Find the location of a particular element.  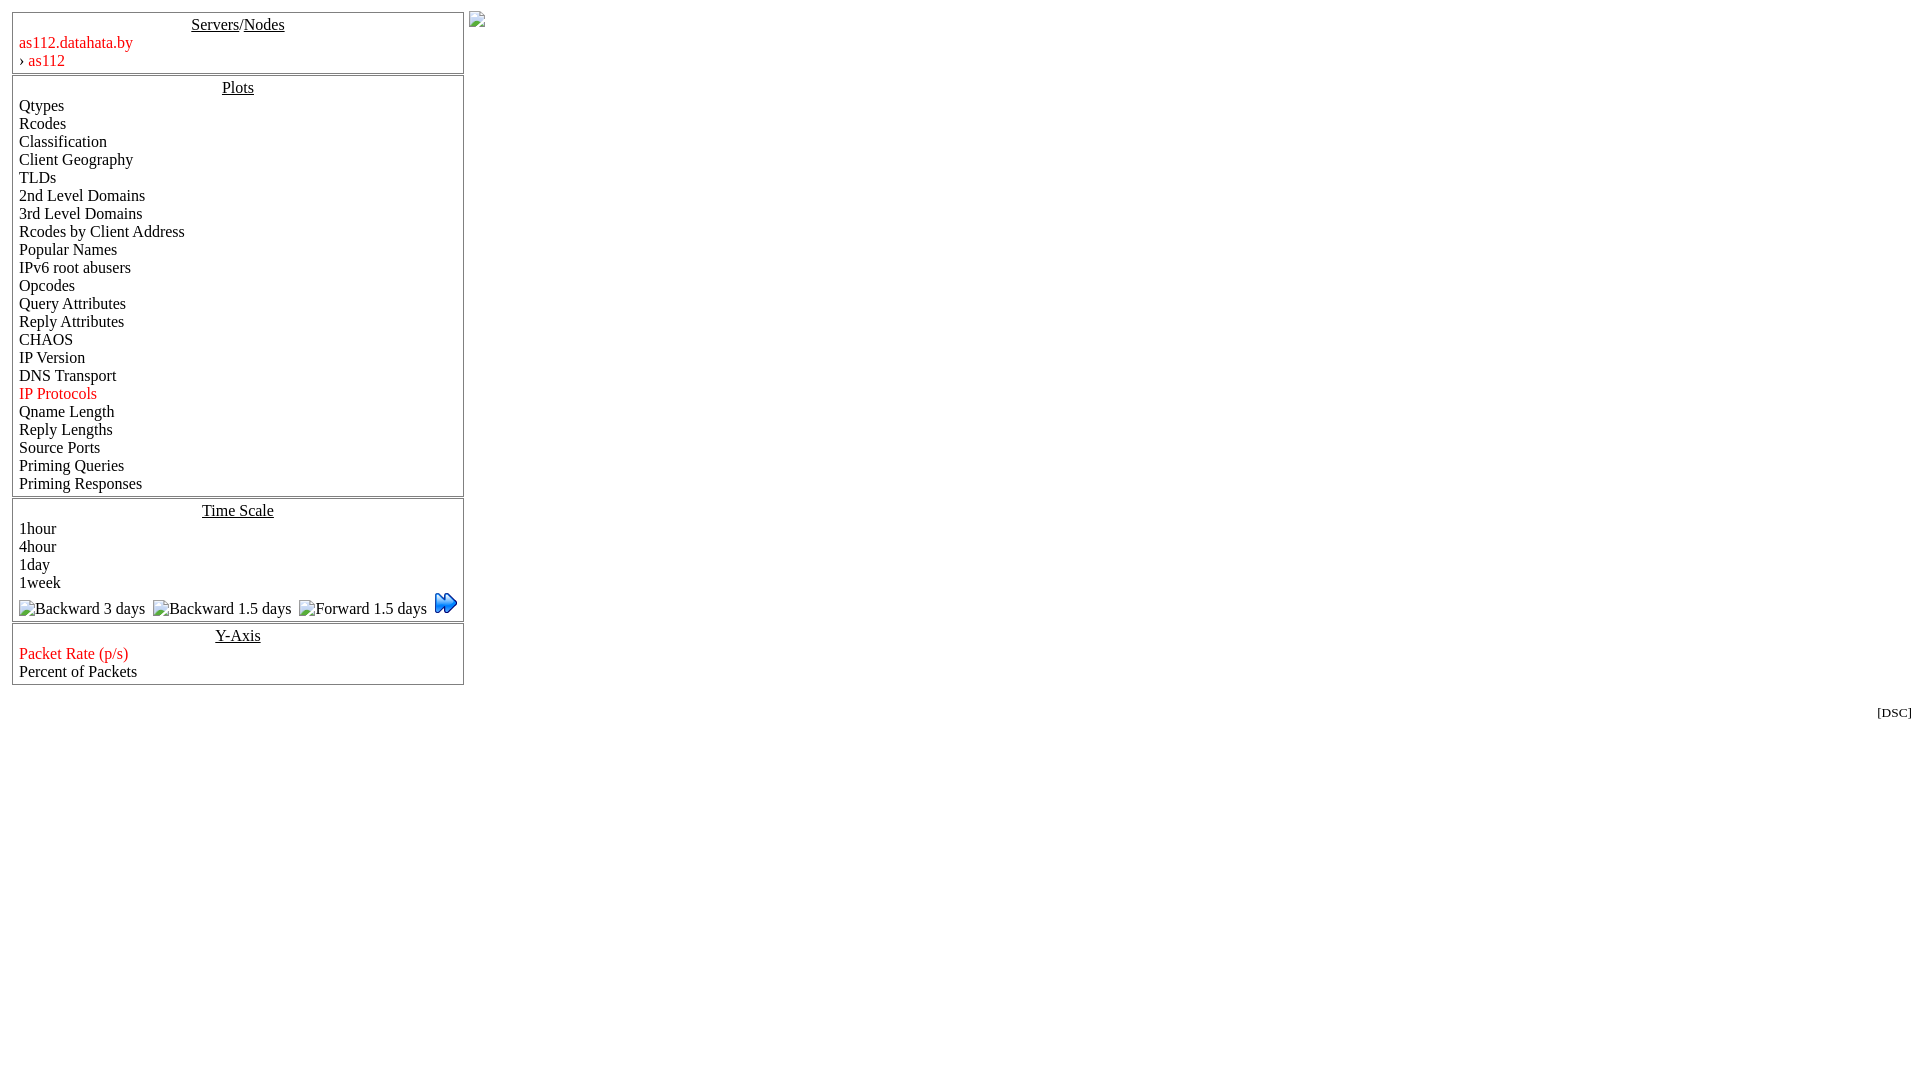

'Backward 3 days' is located at coordinates (80, 607).